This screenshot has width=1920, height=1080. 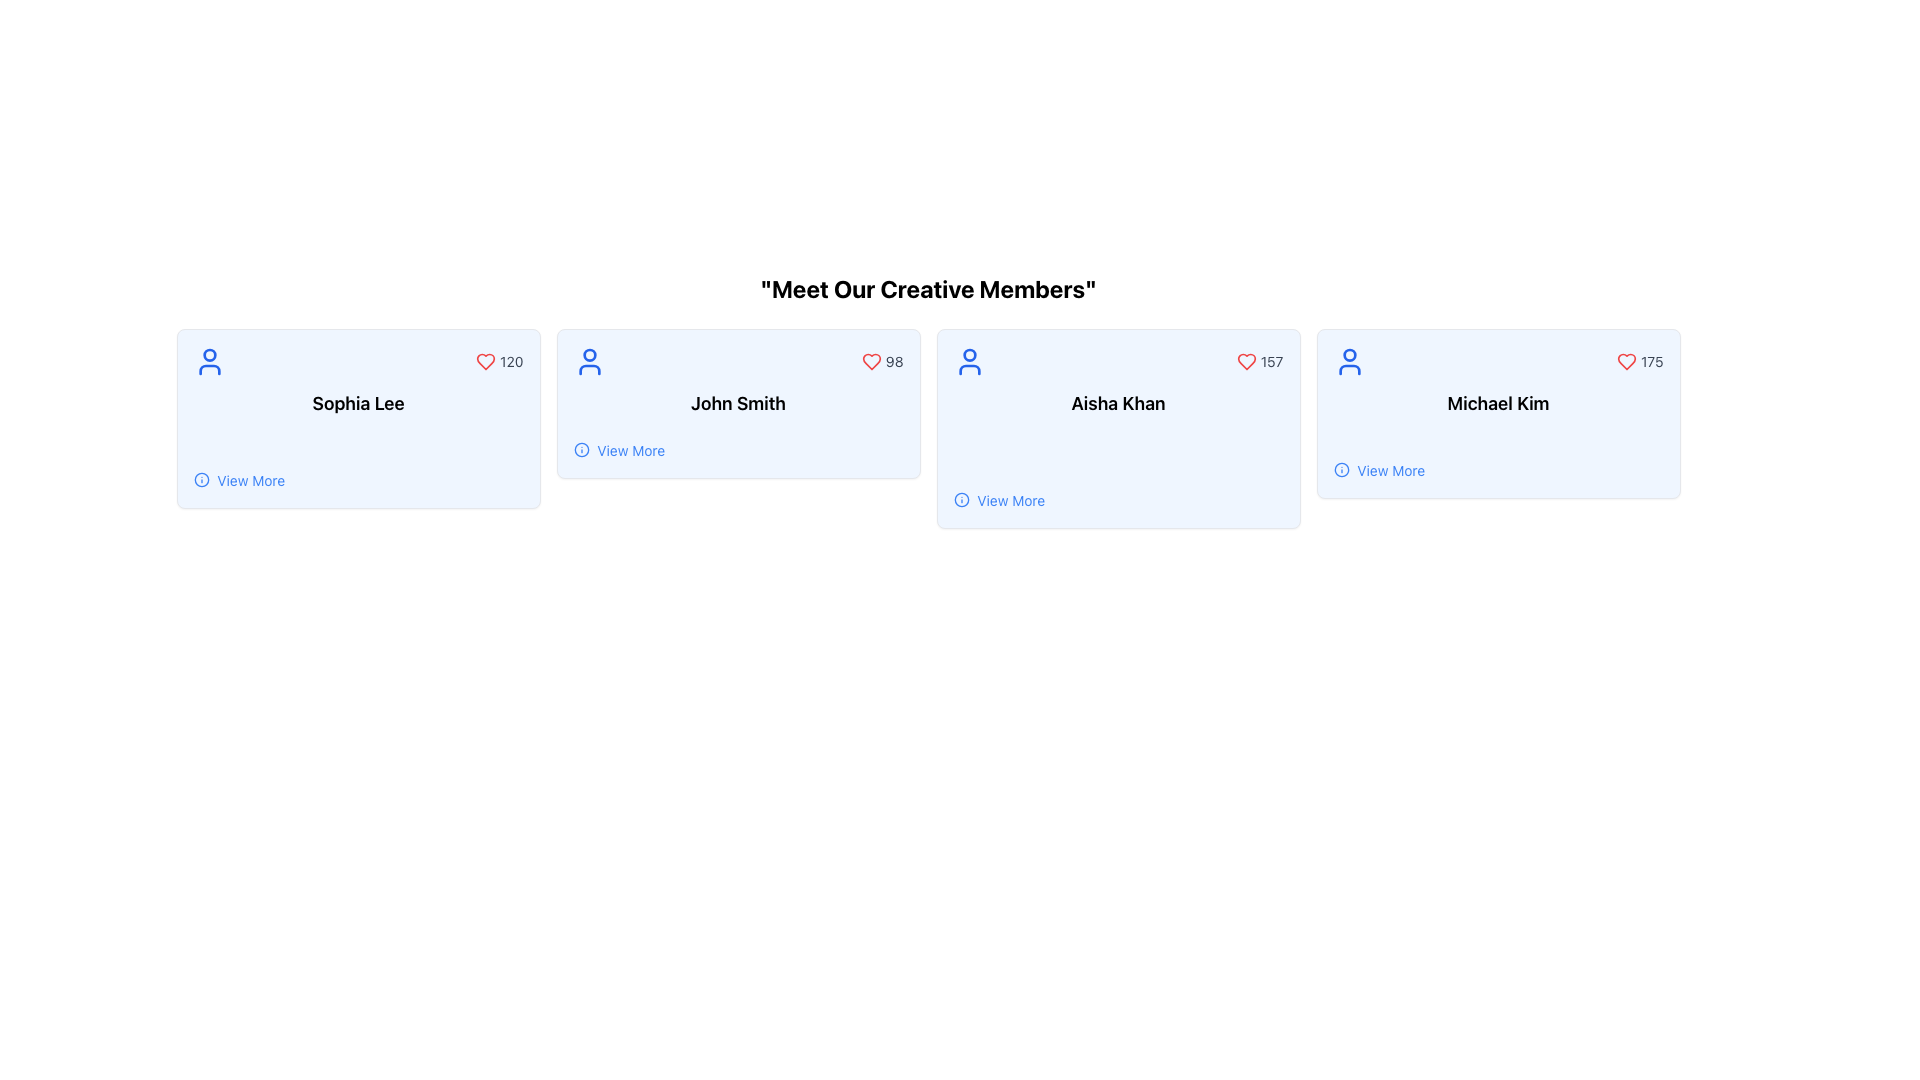 I want to click on the information icon which is represented by a circular SVG shape located in the user profile card section for 'Sophia Lee', so click(x=201, y=479).